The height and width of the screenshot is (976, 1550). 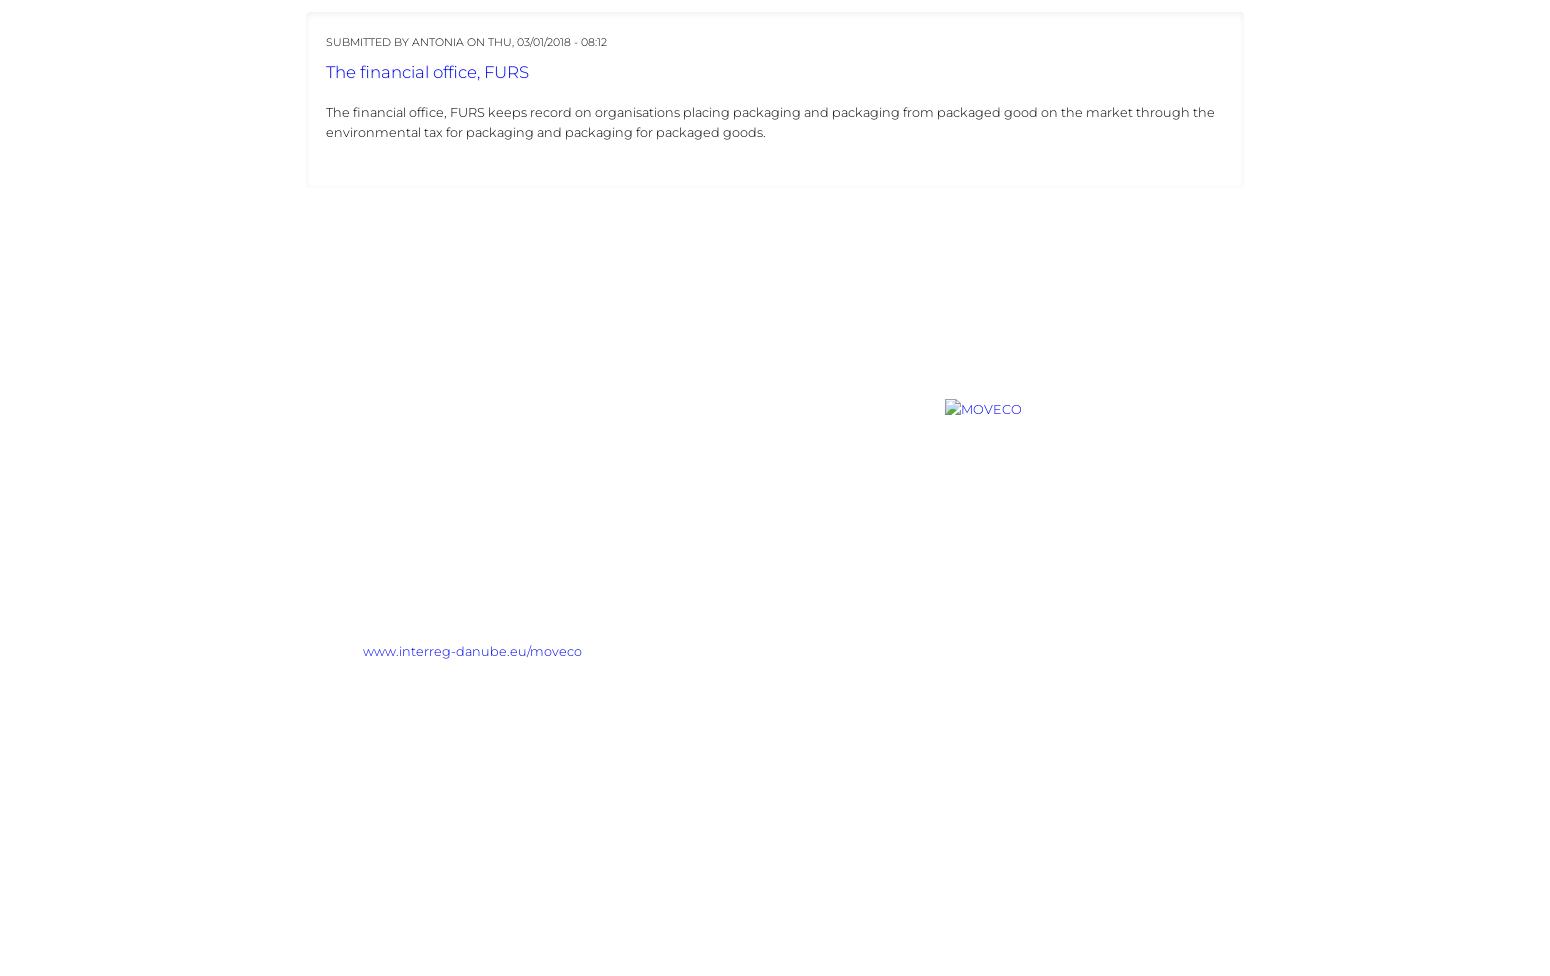 What do you see at coordinates (605, 502) in the screenshot?
I see `'Title: Mobilizing Institutional Learning for Better Exploitation of Research and Innovation for the Circular Economy'` at bounding box center [605, 502].